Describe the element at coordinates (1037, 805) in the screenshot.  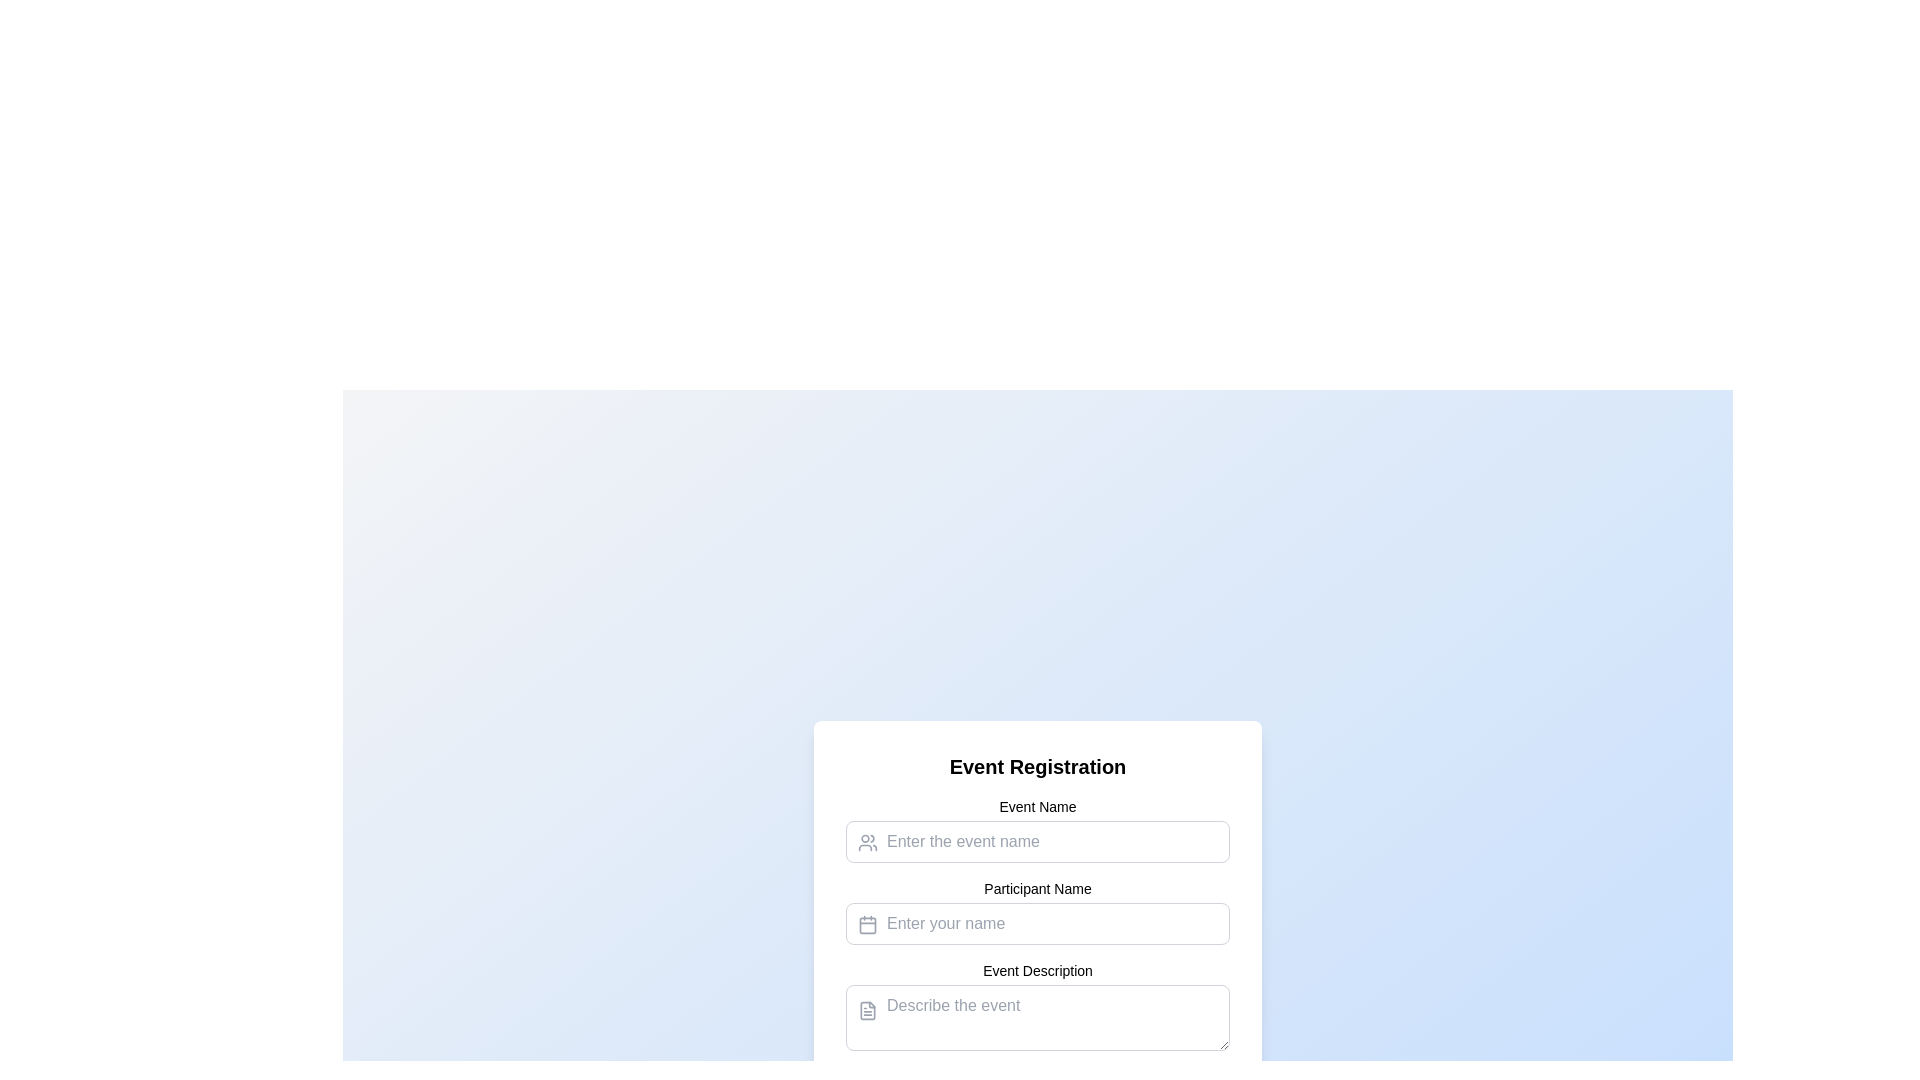
I see `text of the label that provides context for the associated input field for entering the event name, which is located directly above the input field` at that location.